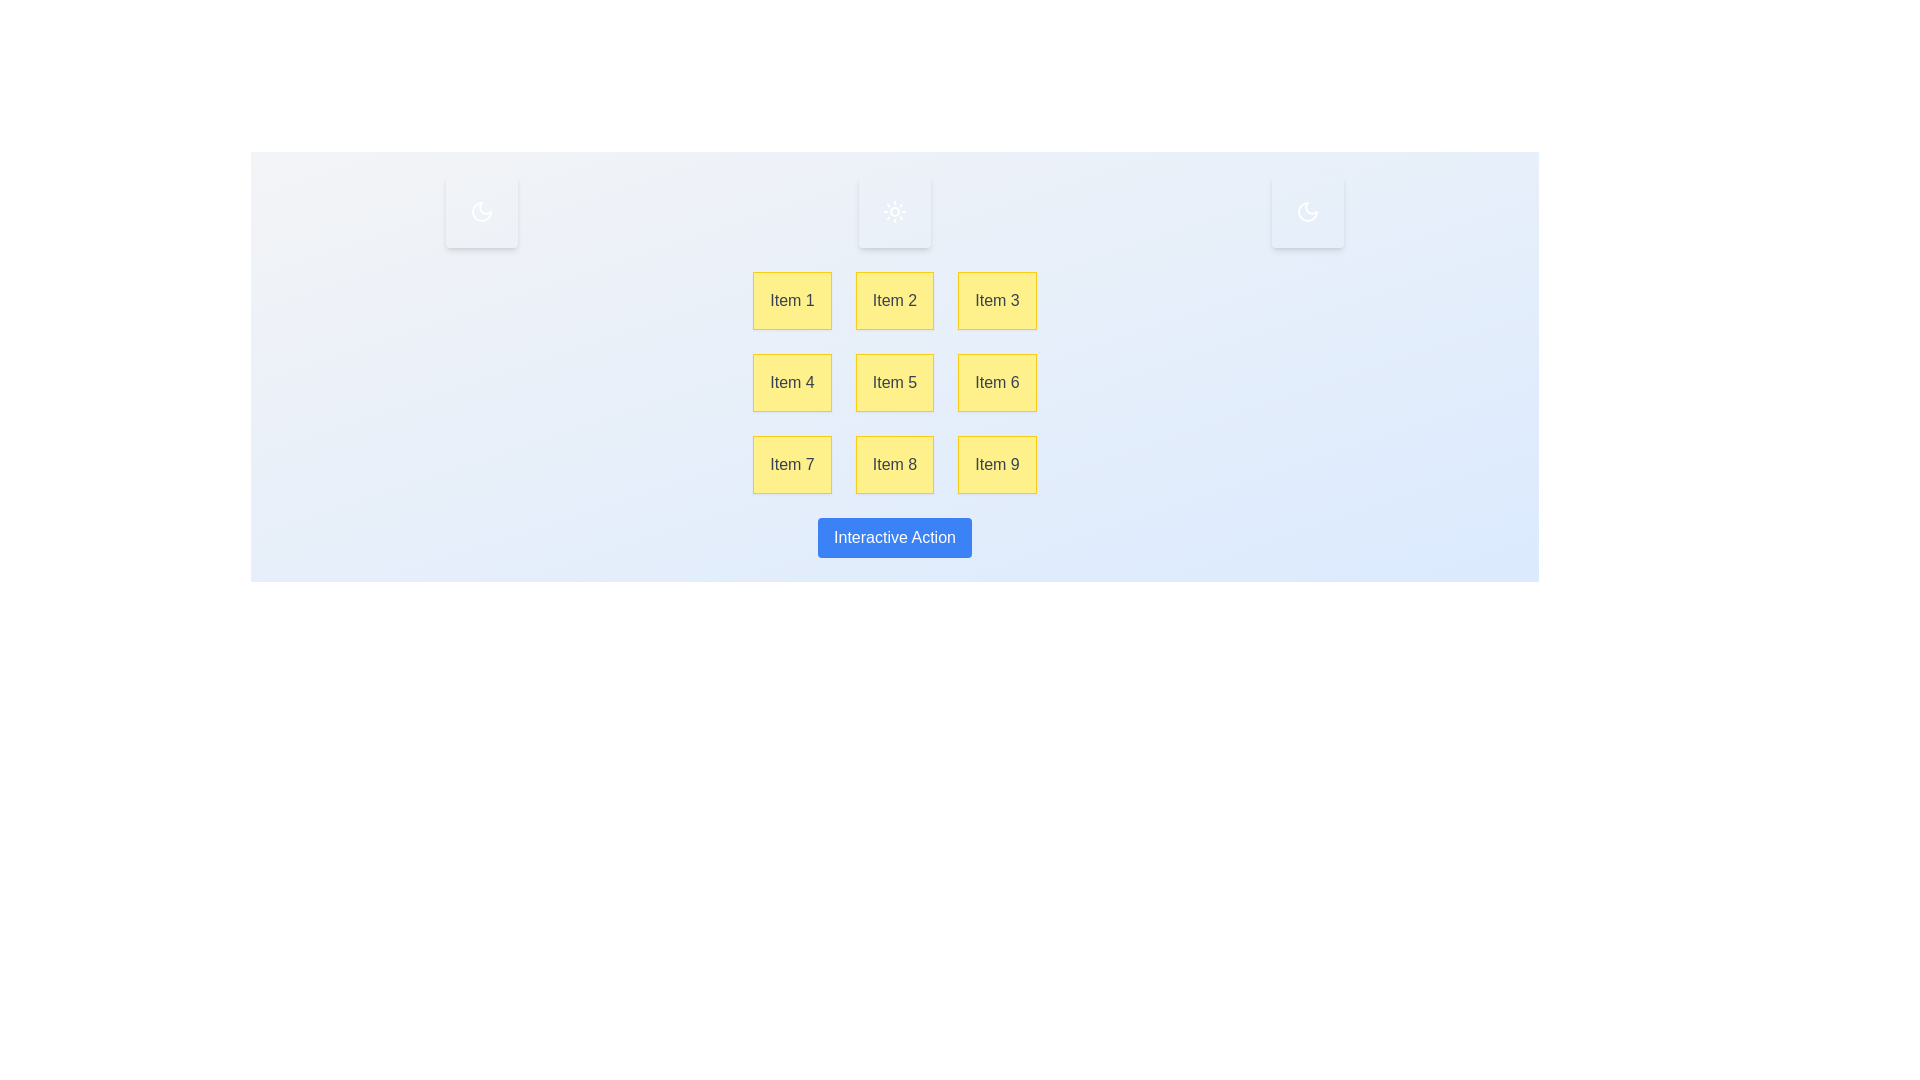 The width and height of the screenshot is (1920, 1080). I want to click on the static text label displaying 'Item 3', which is styled with gray text and located in the last column of the first row in a grid layout, so click(997, 300).